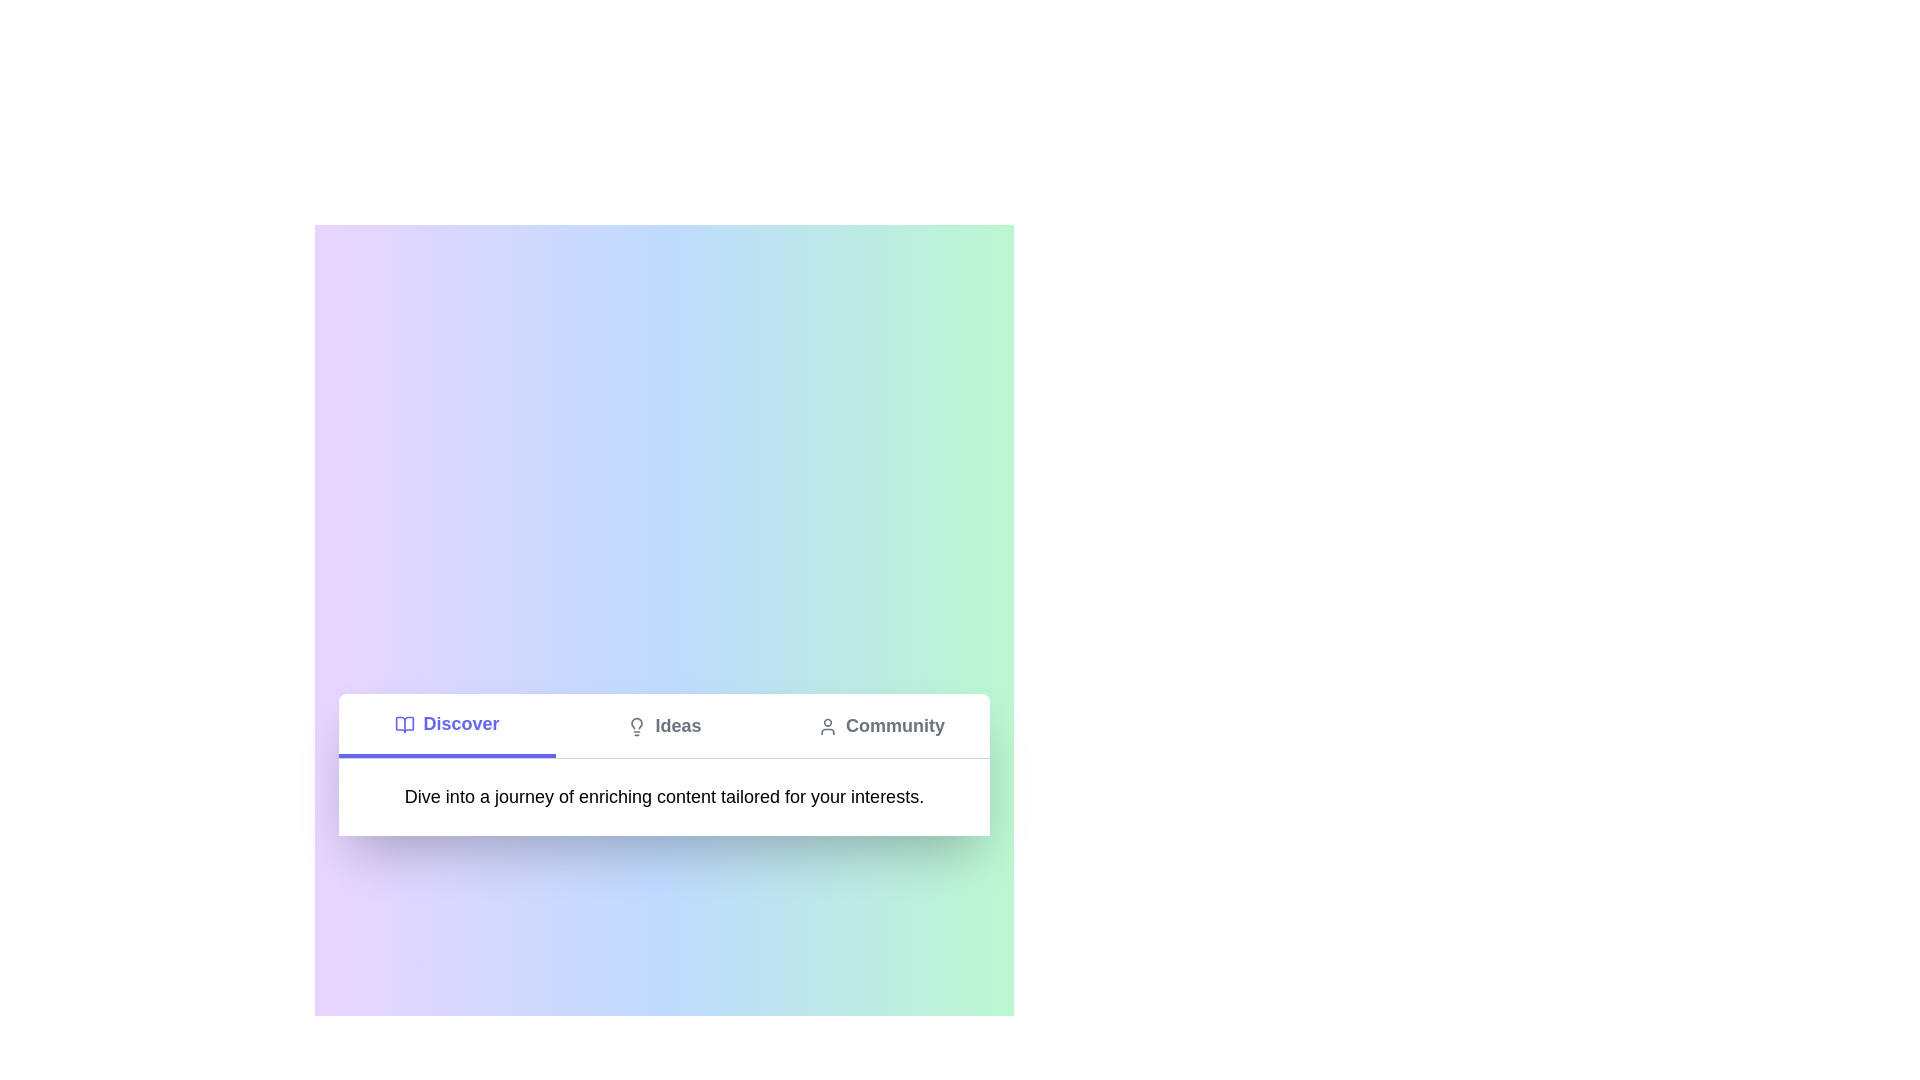  What do you see at coordinates (880, 725) in the screenshot?
I see `the Community tab in the InteractivePanel` at bounding box center [880, 725].